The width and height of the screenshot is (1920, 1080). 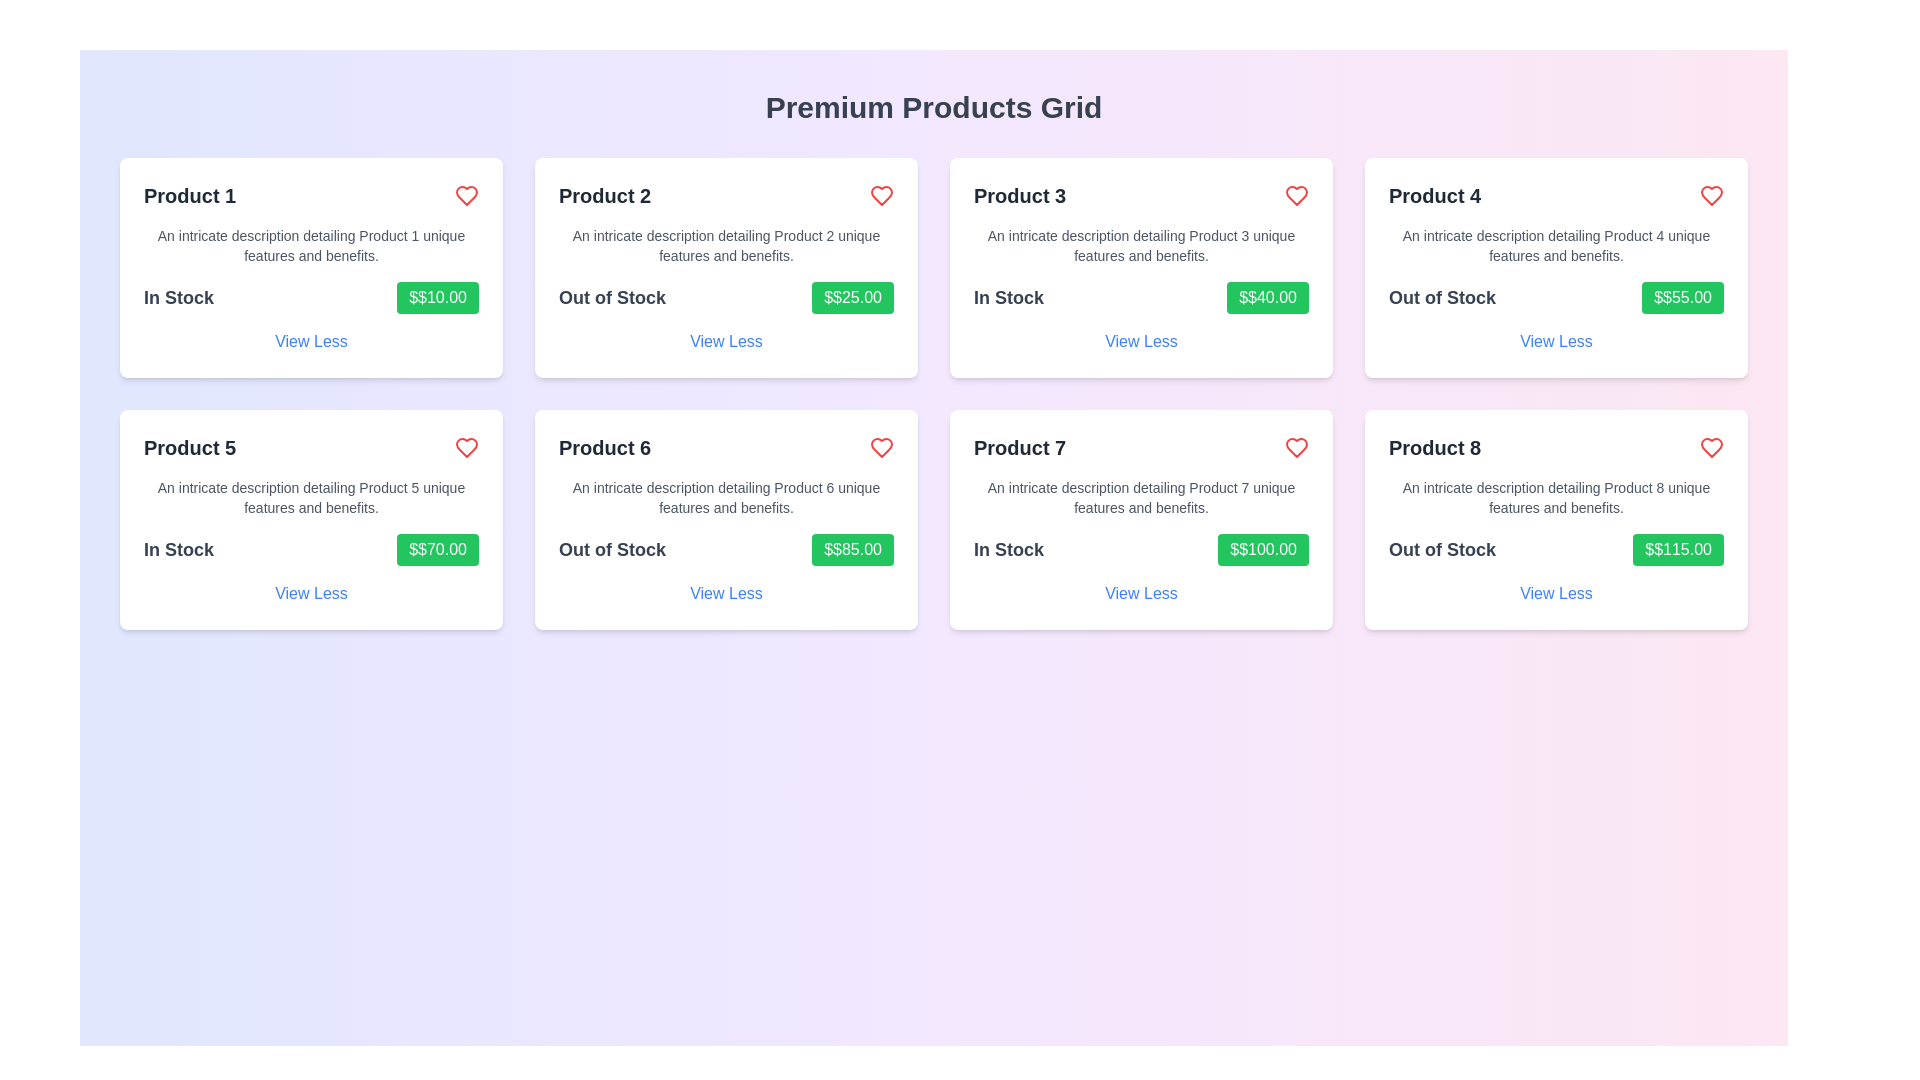 I want to click on the descriptive text element for 'Product 6', which is positioned between the product title and the 'Out of Stock' label, so click(x=725, y=496).